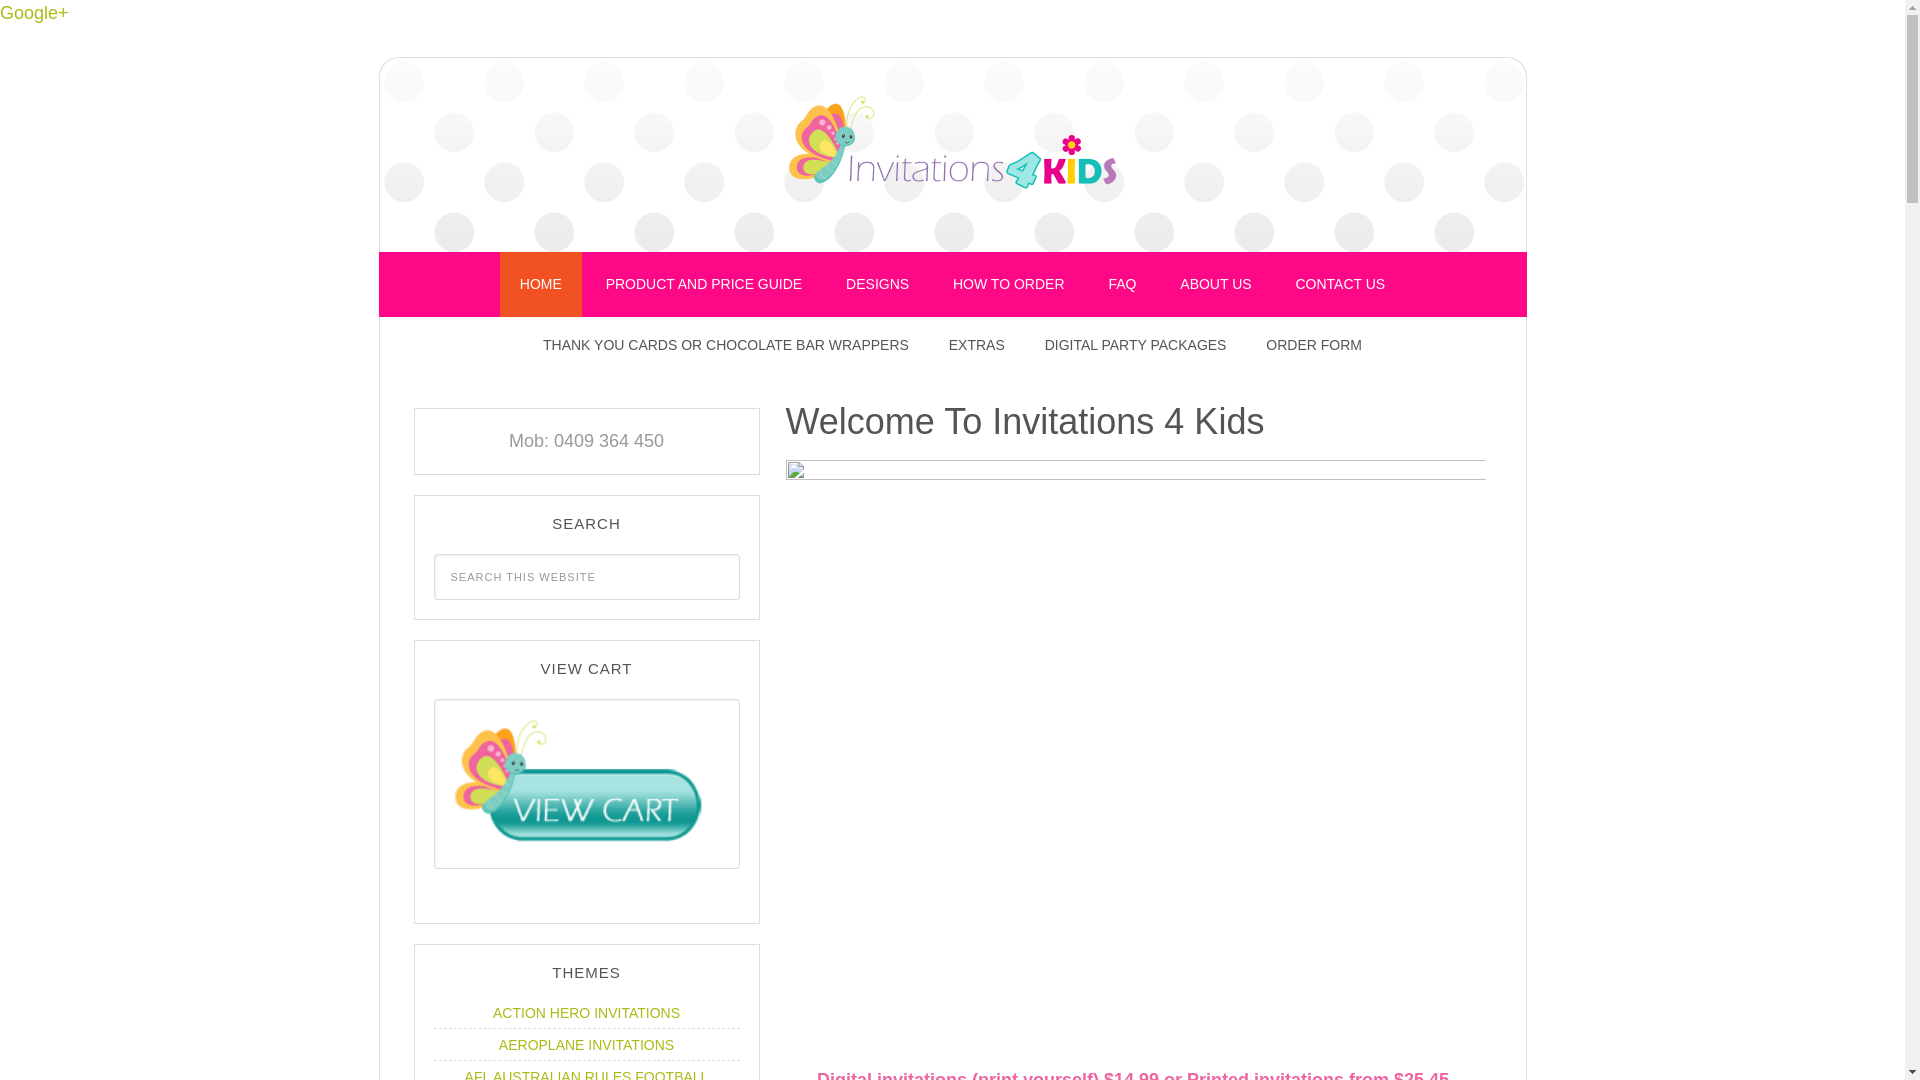 The width and height of the screenshot is (1920, 1080). I want to click on 'AEROPLANE INVITATIONS', so click(585, 1044).